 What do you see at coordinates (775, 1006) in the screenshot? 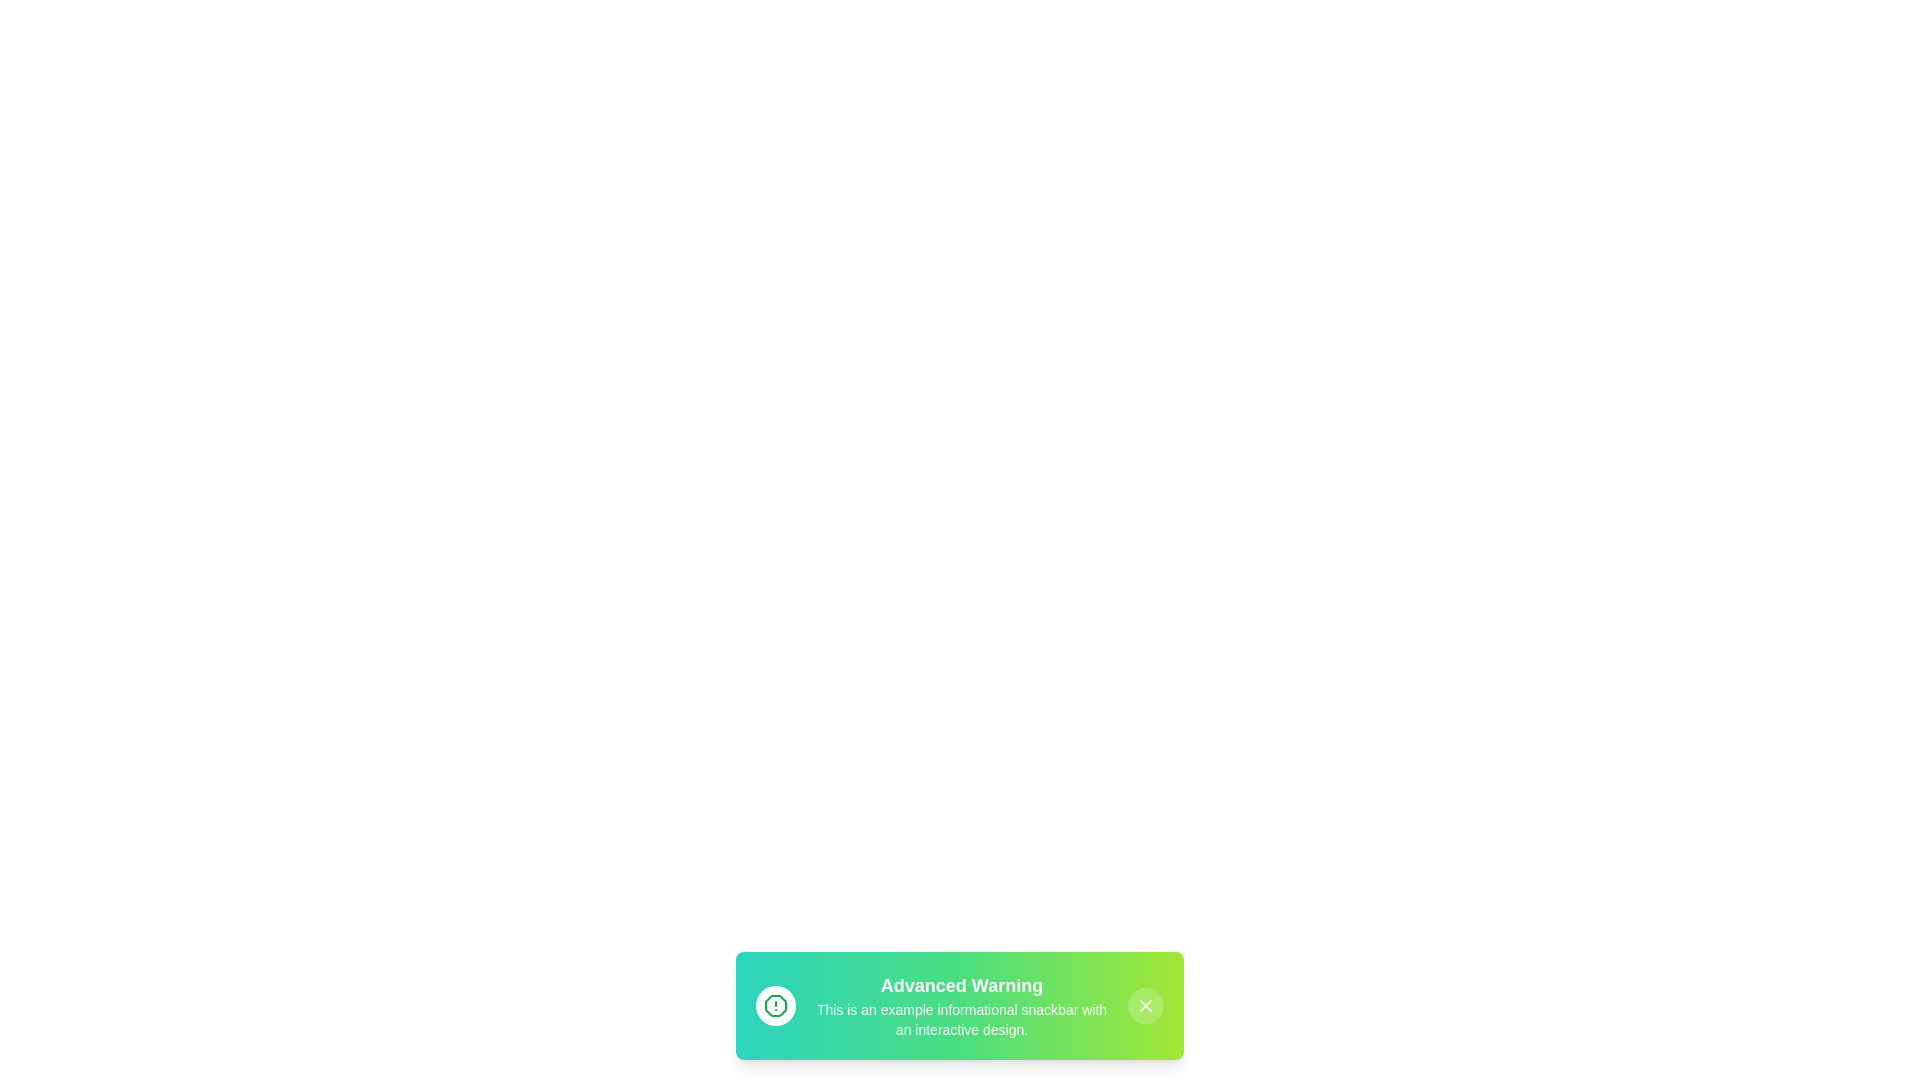
I see `the center of the snackbar icon to focus on it` at bounding box center [775, 1006].